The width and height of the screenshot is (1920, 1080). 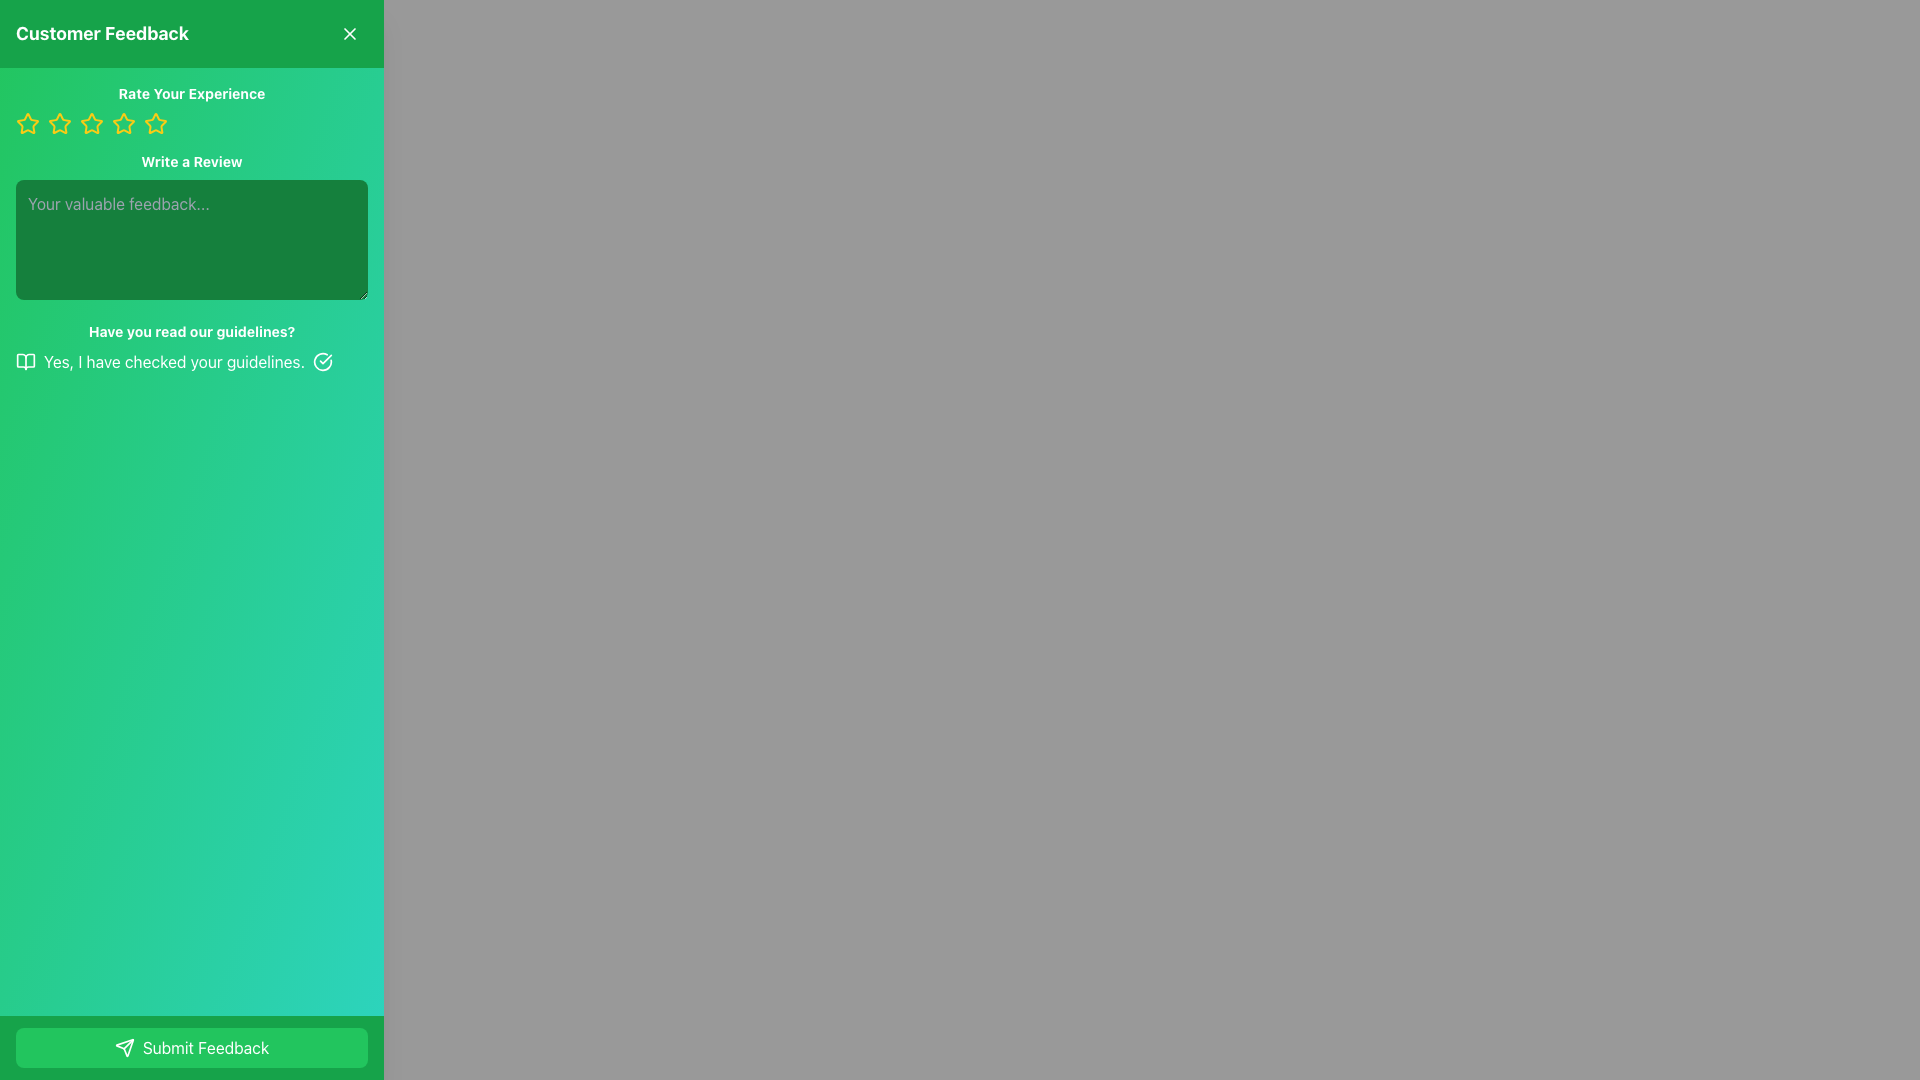 What do you see at coordinates (192, 346) in the screenshot?
I see `the confirmation prompt located near the bottom of the layout, specifically under the 'Write a Review' section, to read the guidelines statement` at bounding box center [192, 346].